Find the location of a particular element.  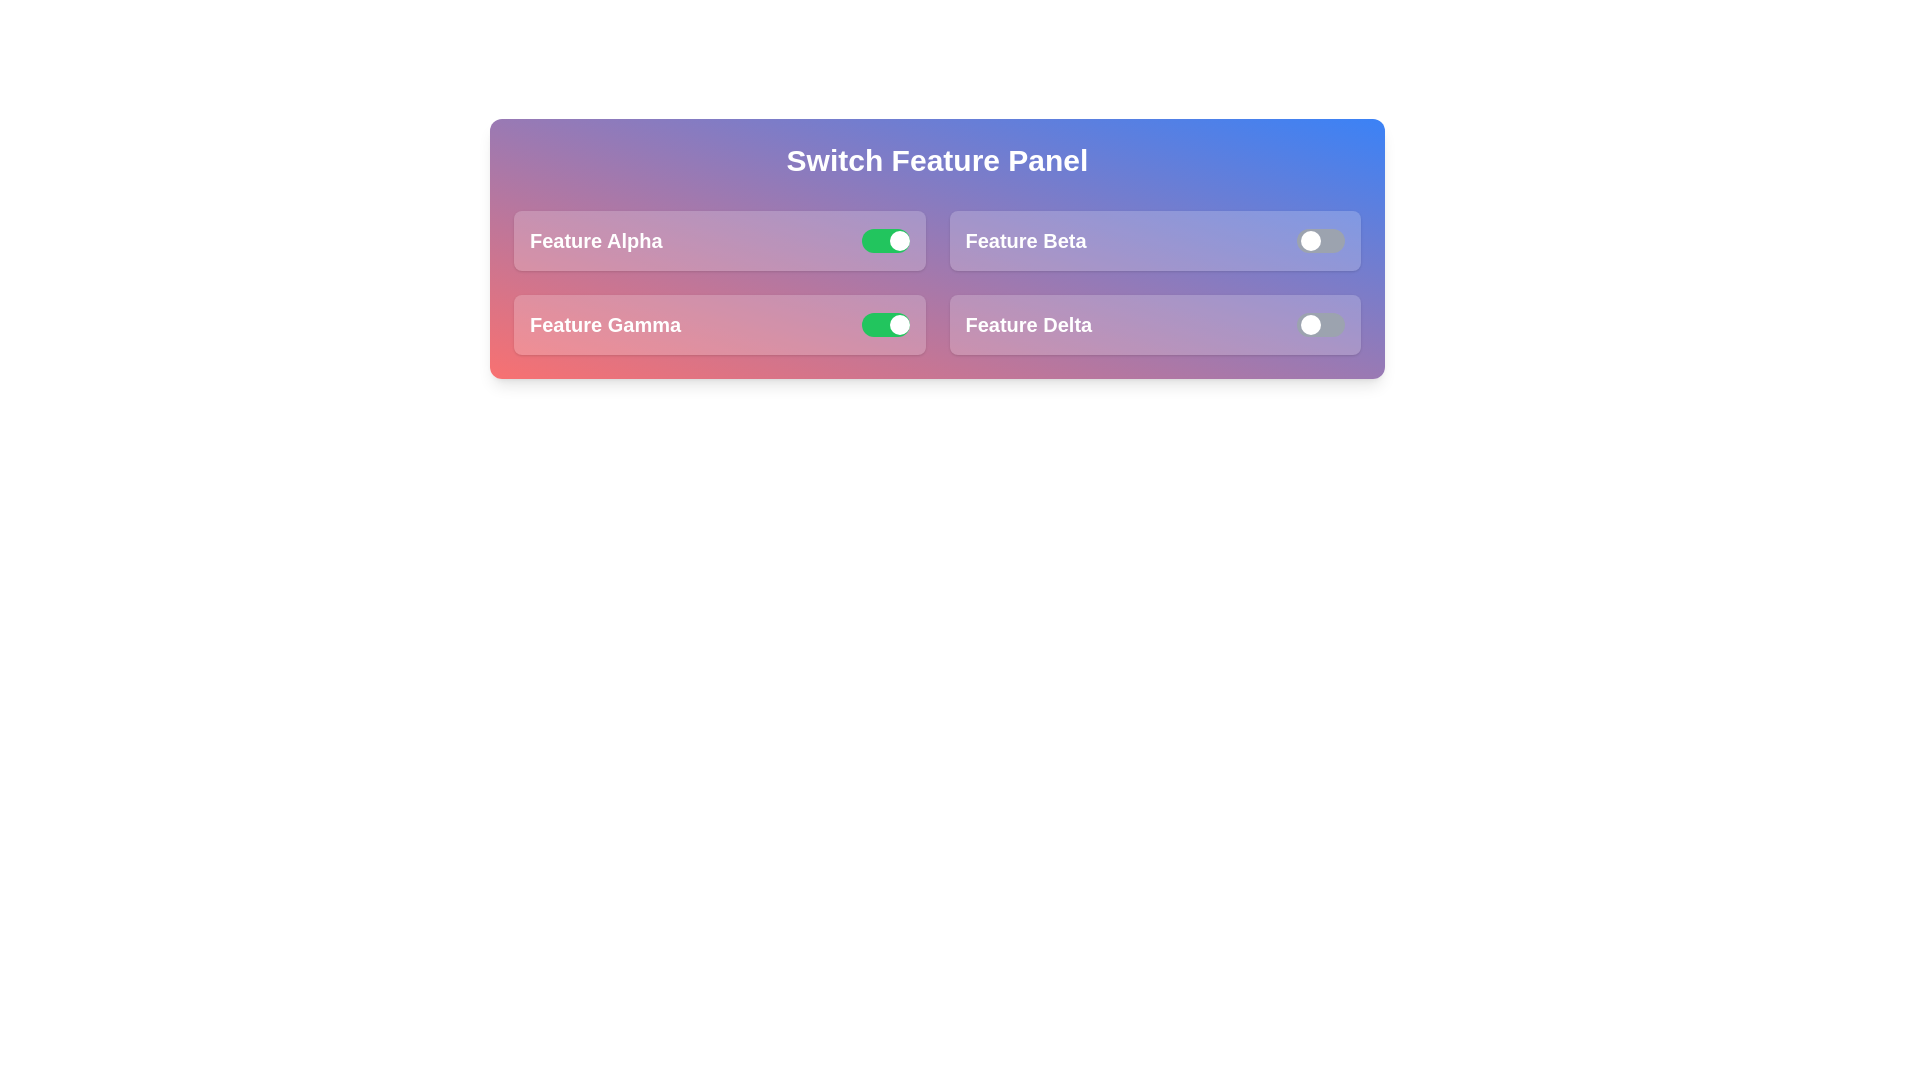

the label of 'Feature Alpha' to inspect it is located at coordinates (594, 239).